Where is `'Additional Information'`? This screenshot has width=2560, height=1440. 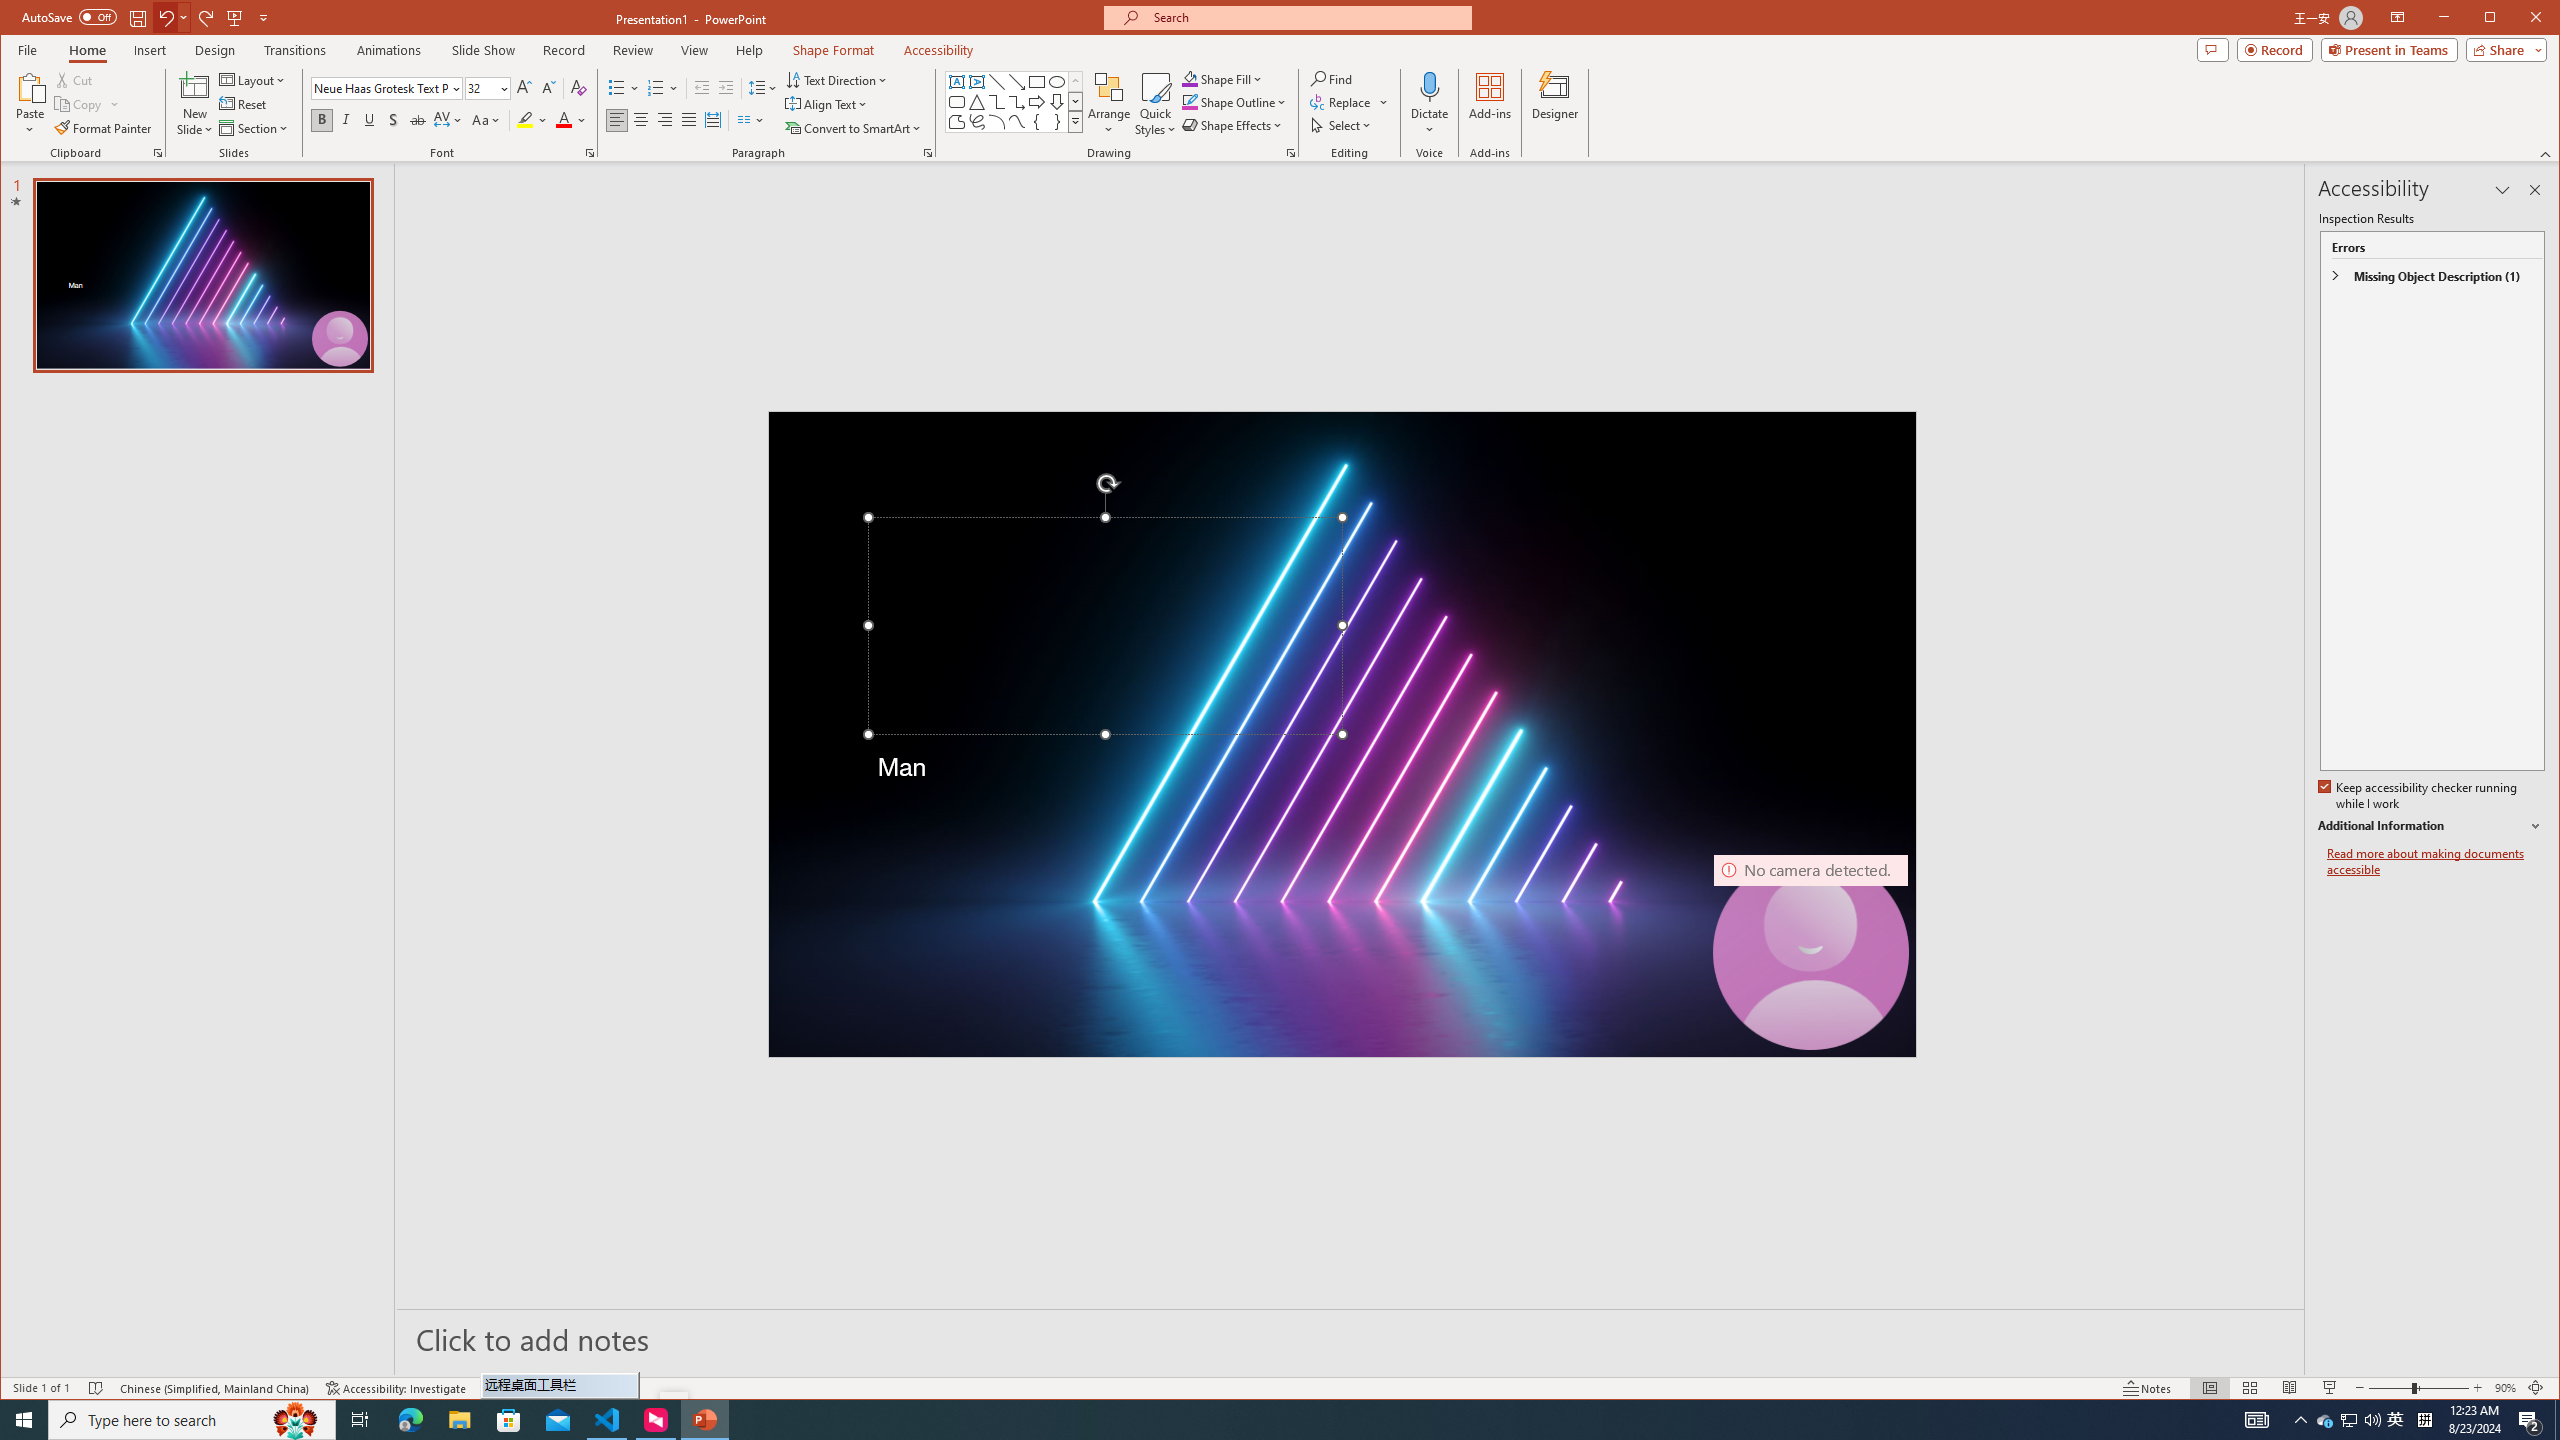 'Additional Information' is located at coordinates (2429, 826).